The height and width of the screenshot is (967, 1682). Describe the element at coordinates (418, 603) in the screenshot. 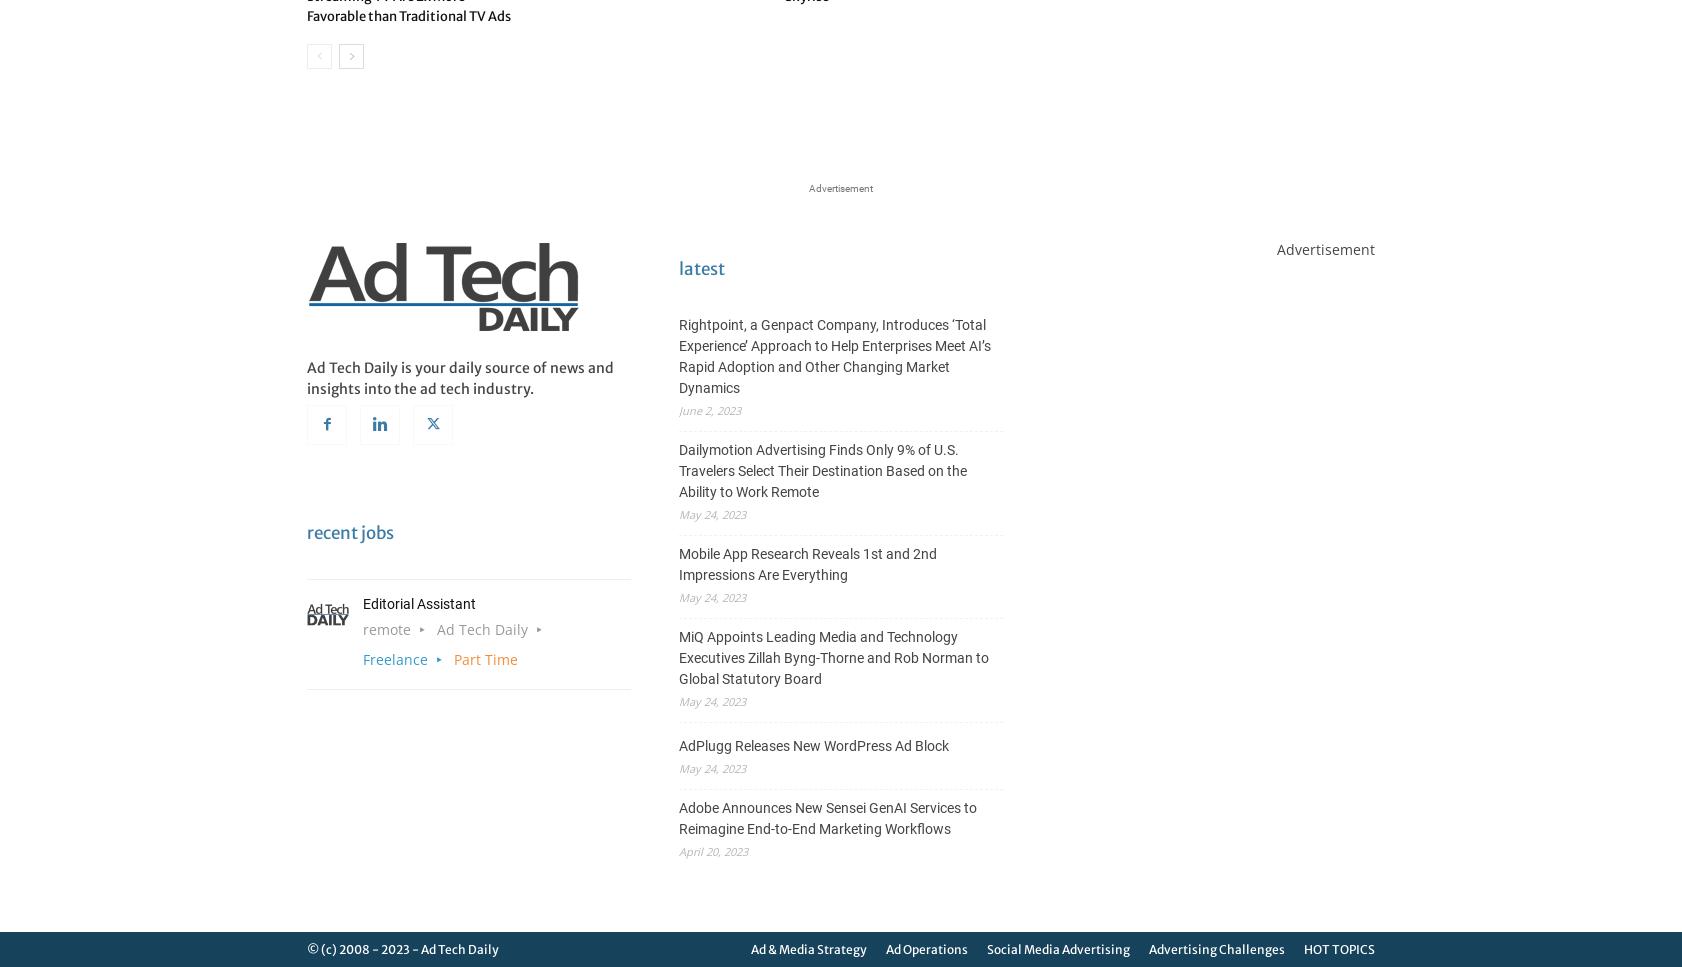

I see `'Editorial Assistant'` at that location.